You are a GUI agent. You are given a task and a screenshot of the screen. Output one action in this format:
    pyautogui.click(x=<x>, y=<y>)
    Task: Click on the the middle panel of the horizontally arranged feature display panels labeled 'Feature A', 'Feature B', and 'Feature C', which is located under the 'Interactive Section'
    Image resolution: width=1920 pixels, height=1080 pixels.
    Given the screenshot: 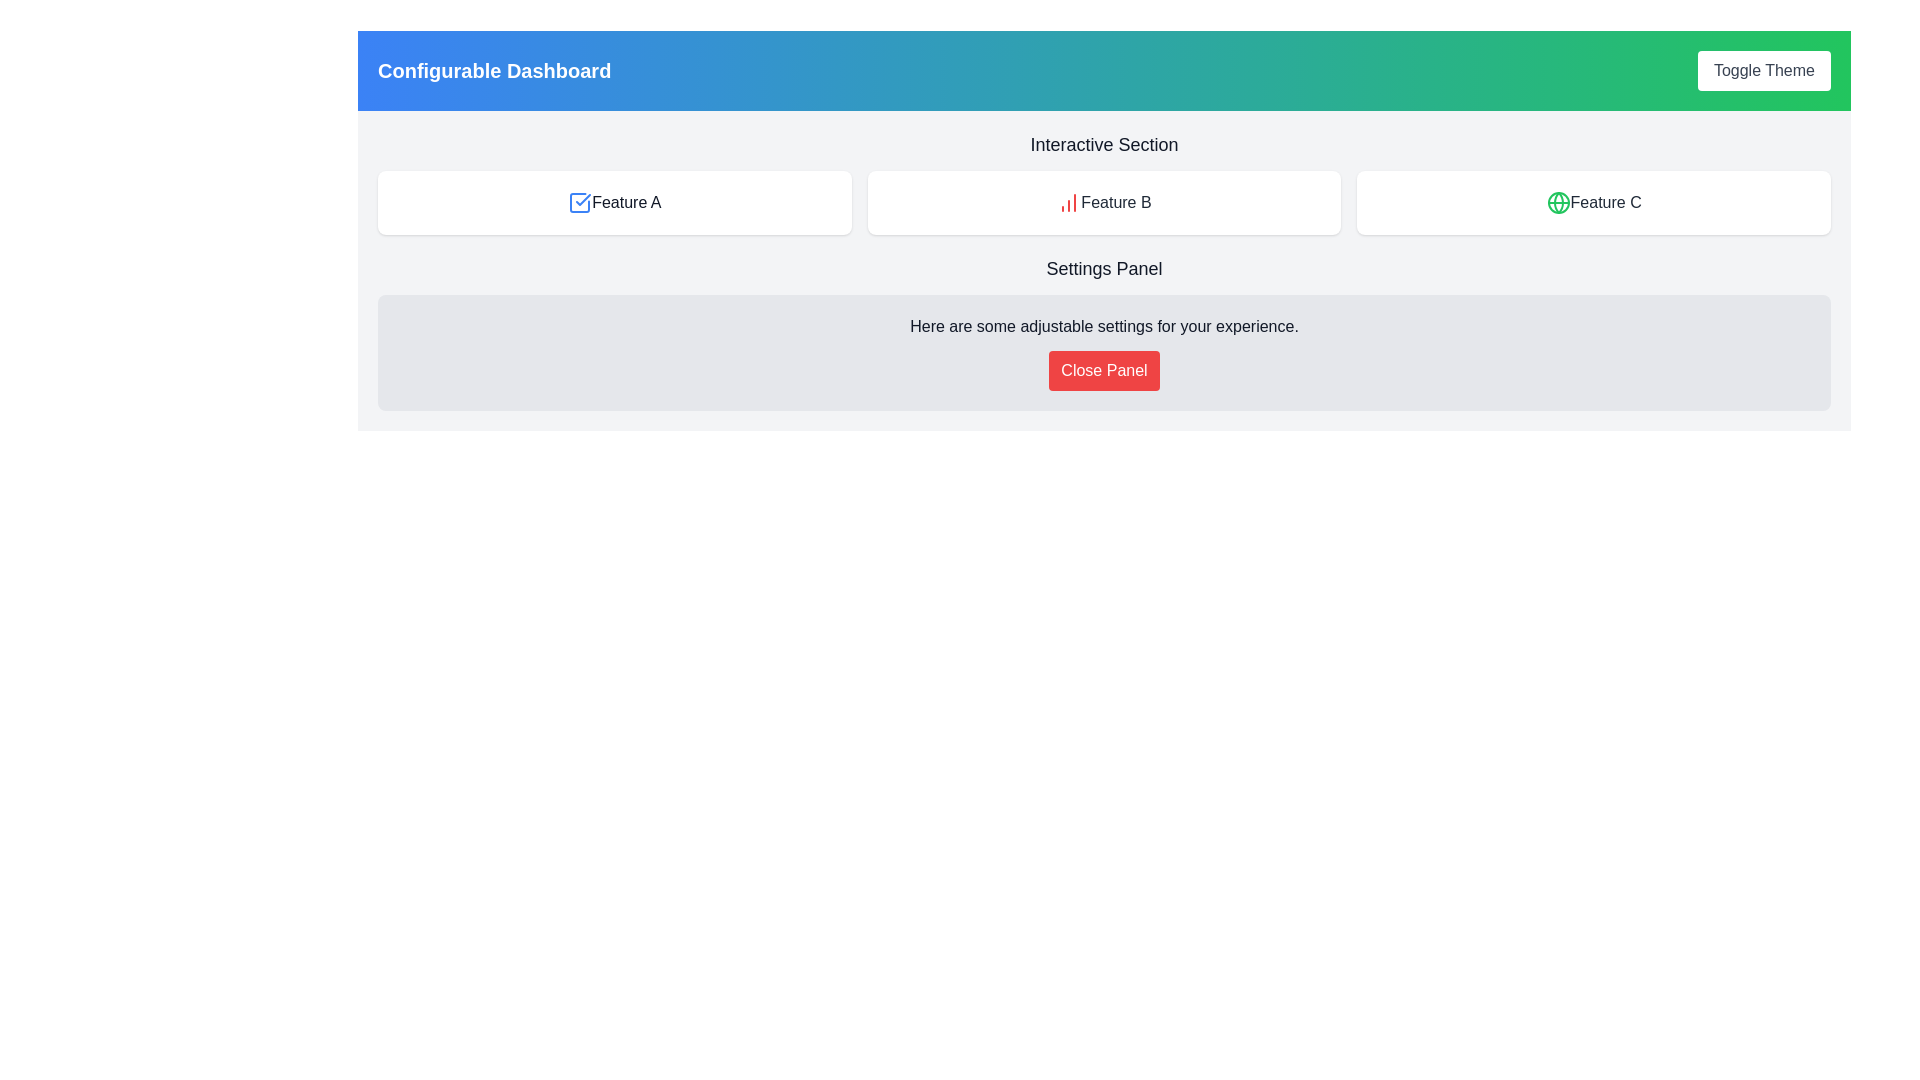 What is the action you would take?
    pyautogui.click(x=1103, y=203)
    